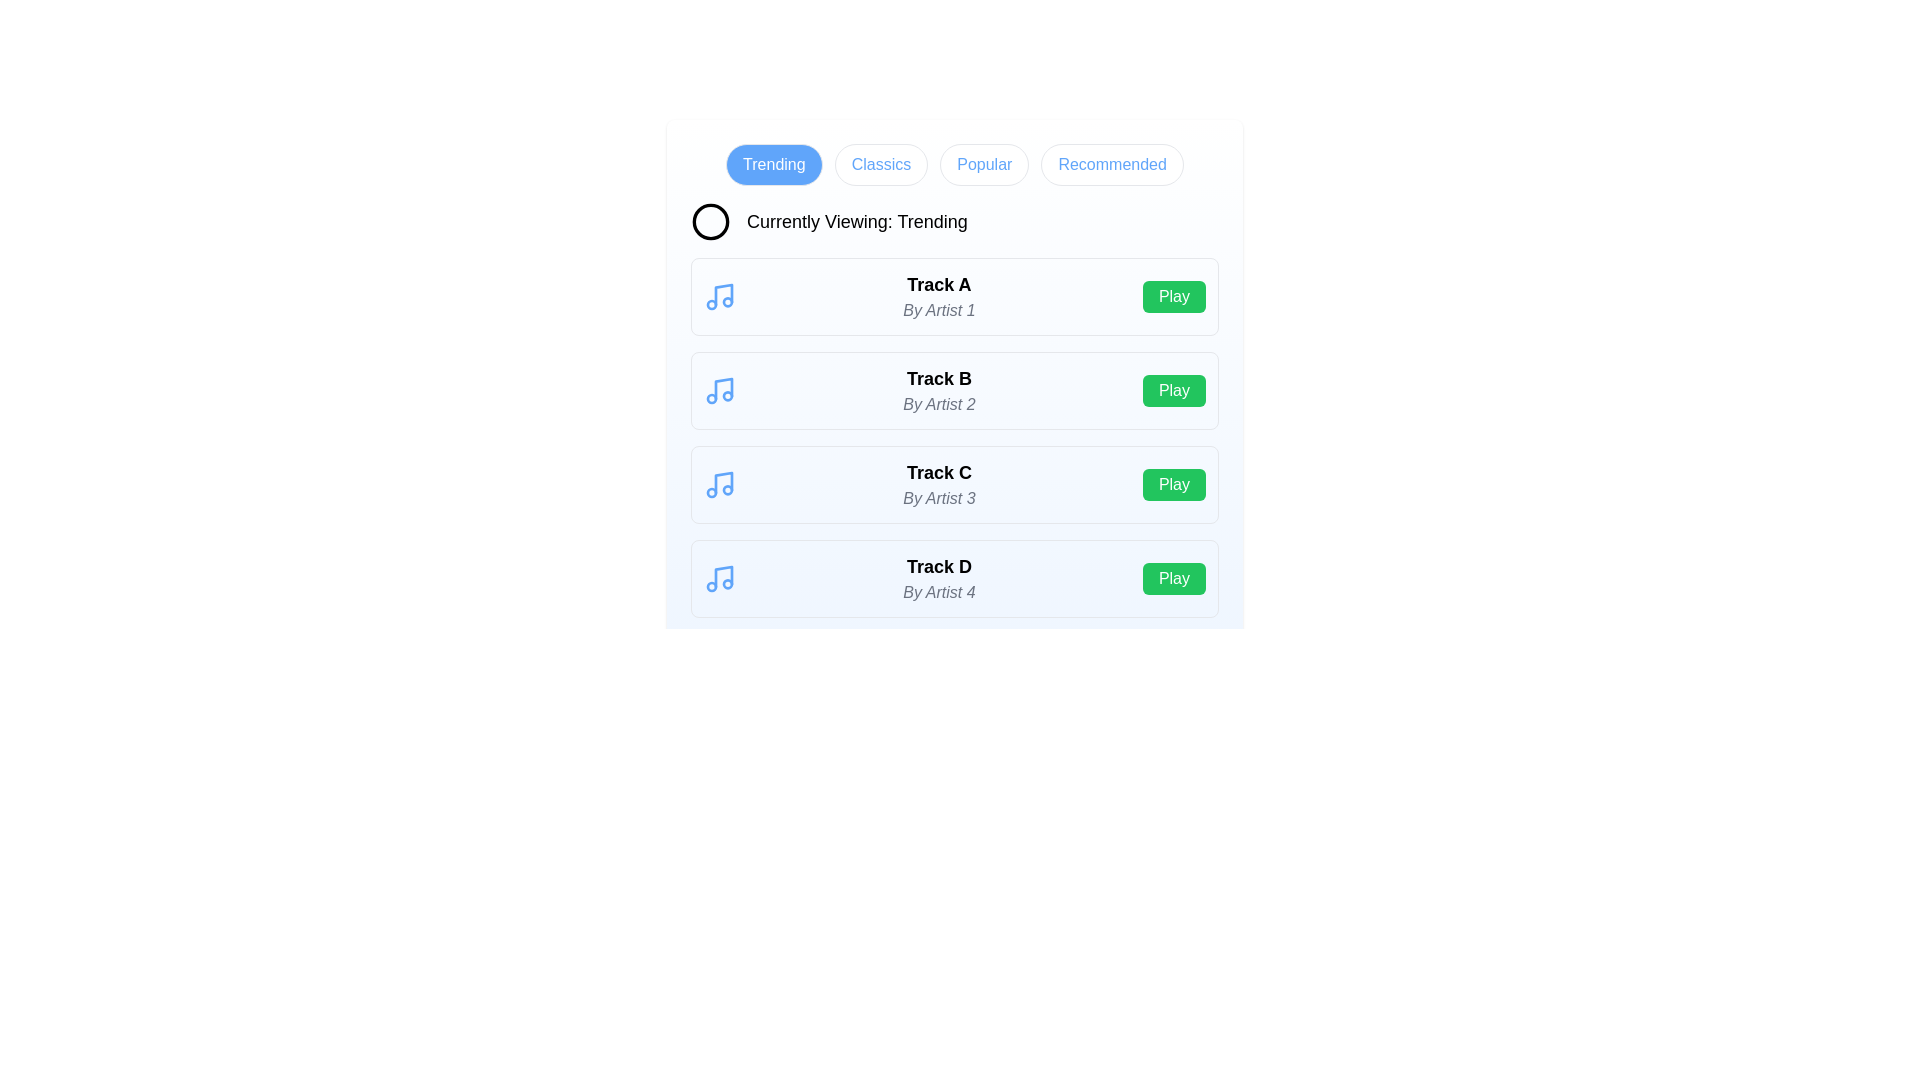  What do you see at coordinates (1174, 578) in the screenshot?
I see `the 'Play' button for the track named Track D` at bounding box center [1174, 578].